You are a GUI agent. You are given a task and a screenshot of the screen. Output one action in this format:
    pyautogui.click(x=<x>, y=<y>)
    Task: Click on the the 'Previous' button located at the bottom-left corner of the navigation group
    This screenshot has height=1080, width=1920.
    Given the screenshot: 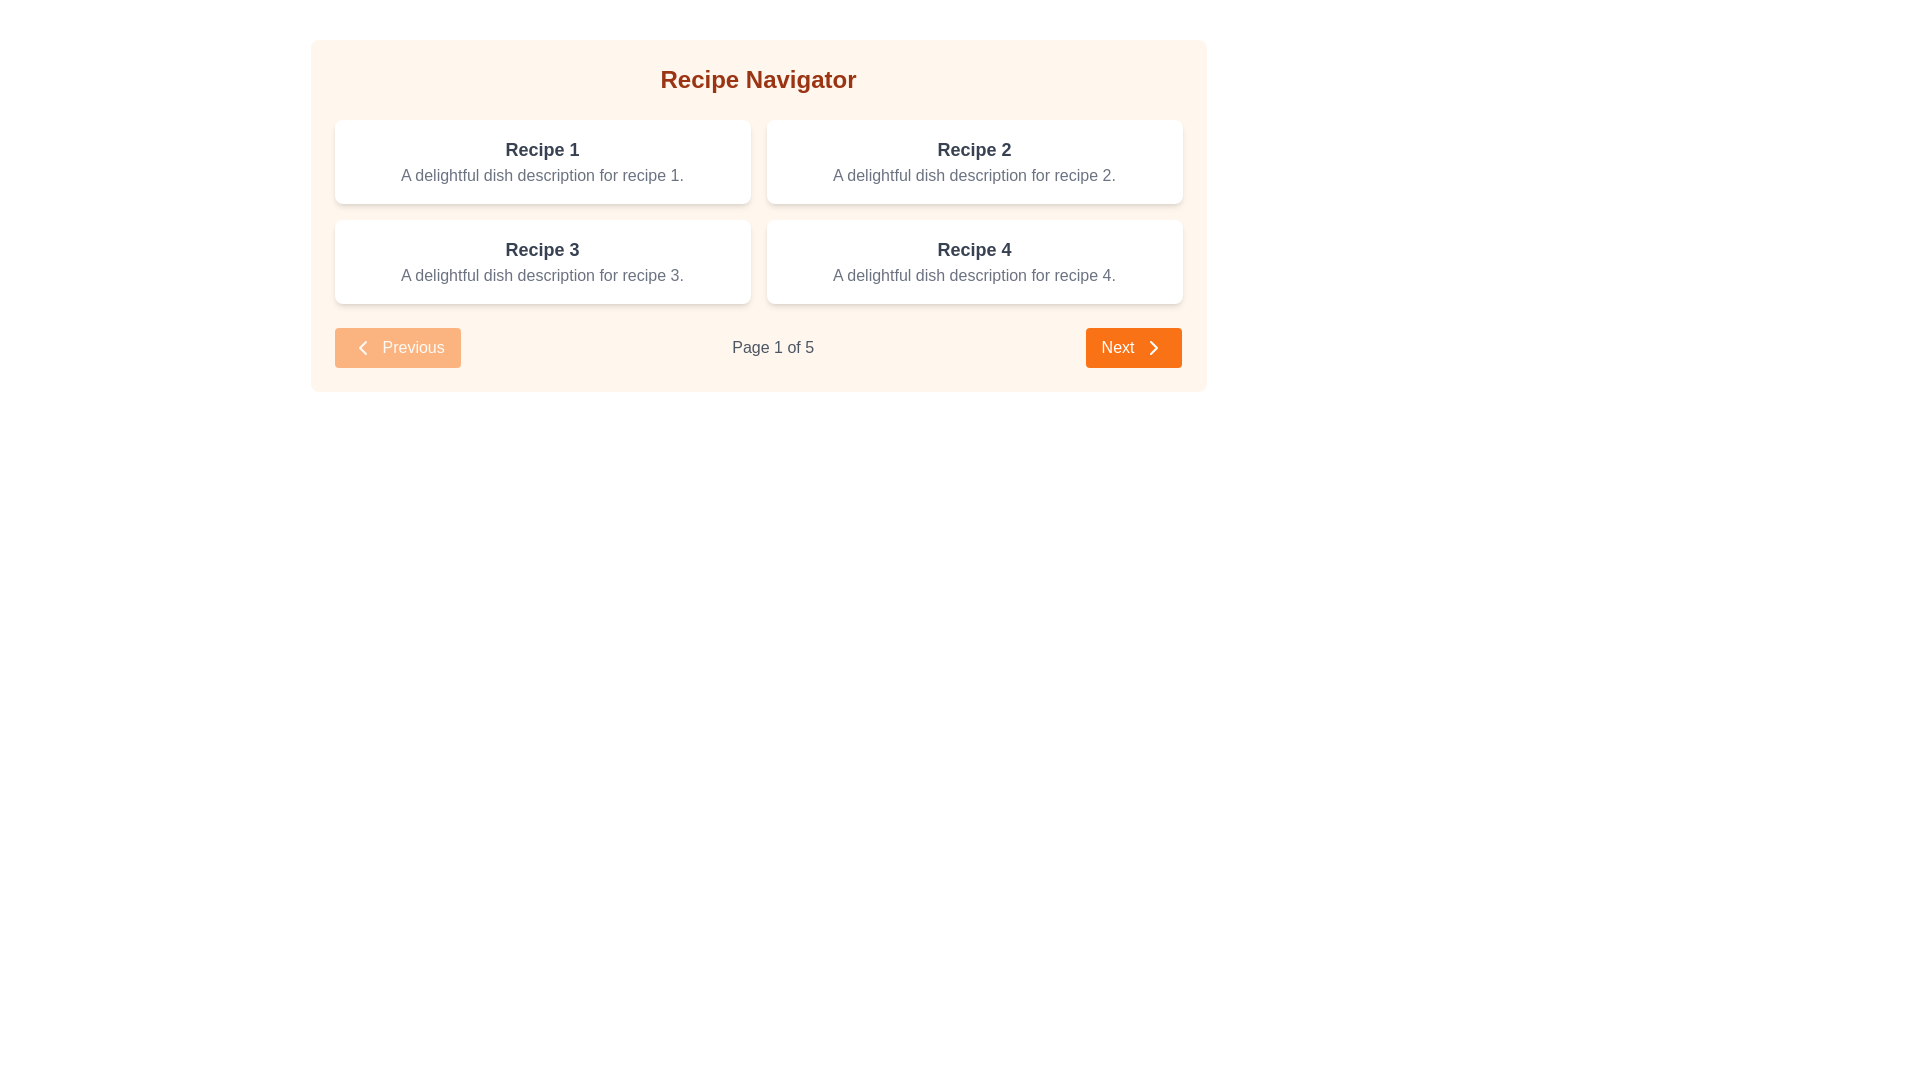 What is the action you would take?
    pyautogui.click(x=397, y=346)
    